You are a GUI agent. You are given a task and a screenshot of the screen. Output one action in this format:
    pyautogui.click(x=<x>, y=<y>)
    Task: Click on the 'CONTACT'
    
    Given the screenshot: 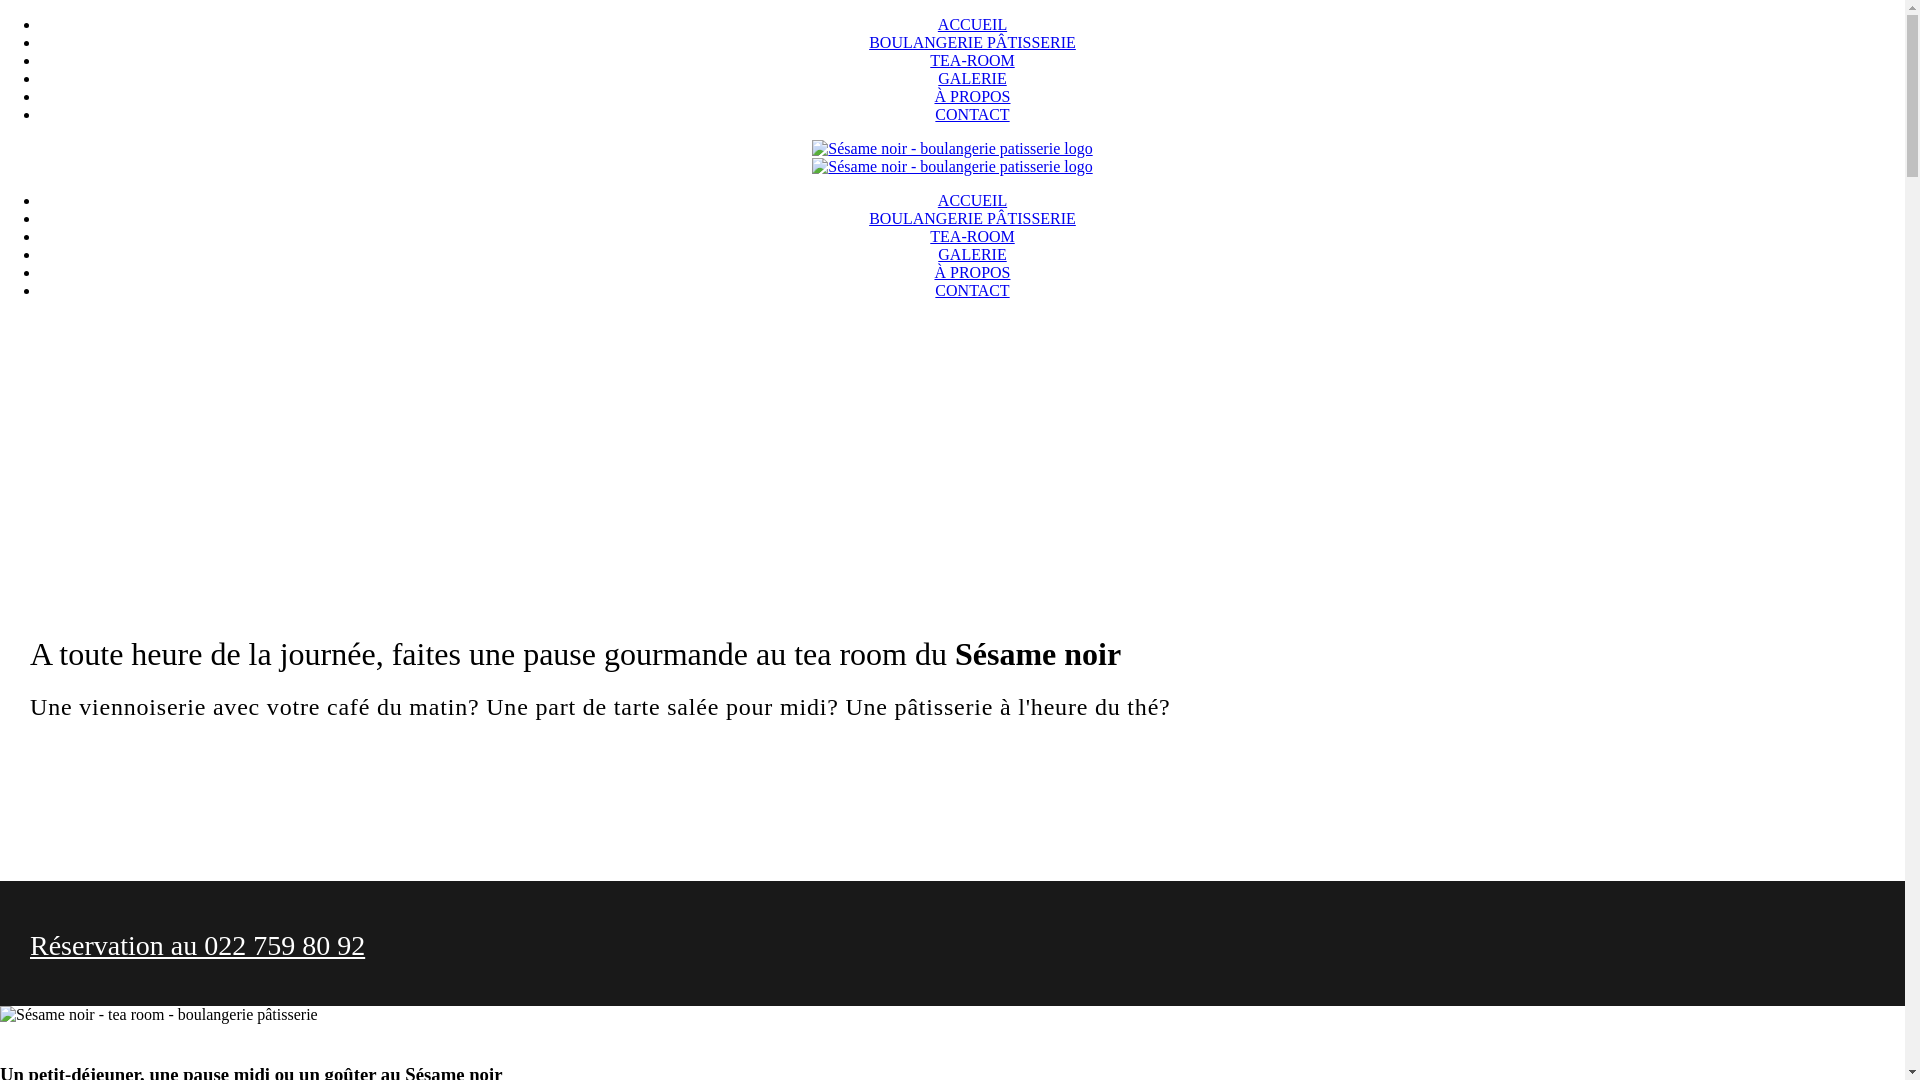 What is the action you would take?
    pyautogui.click(x=971, y=114)
    